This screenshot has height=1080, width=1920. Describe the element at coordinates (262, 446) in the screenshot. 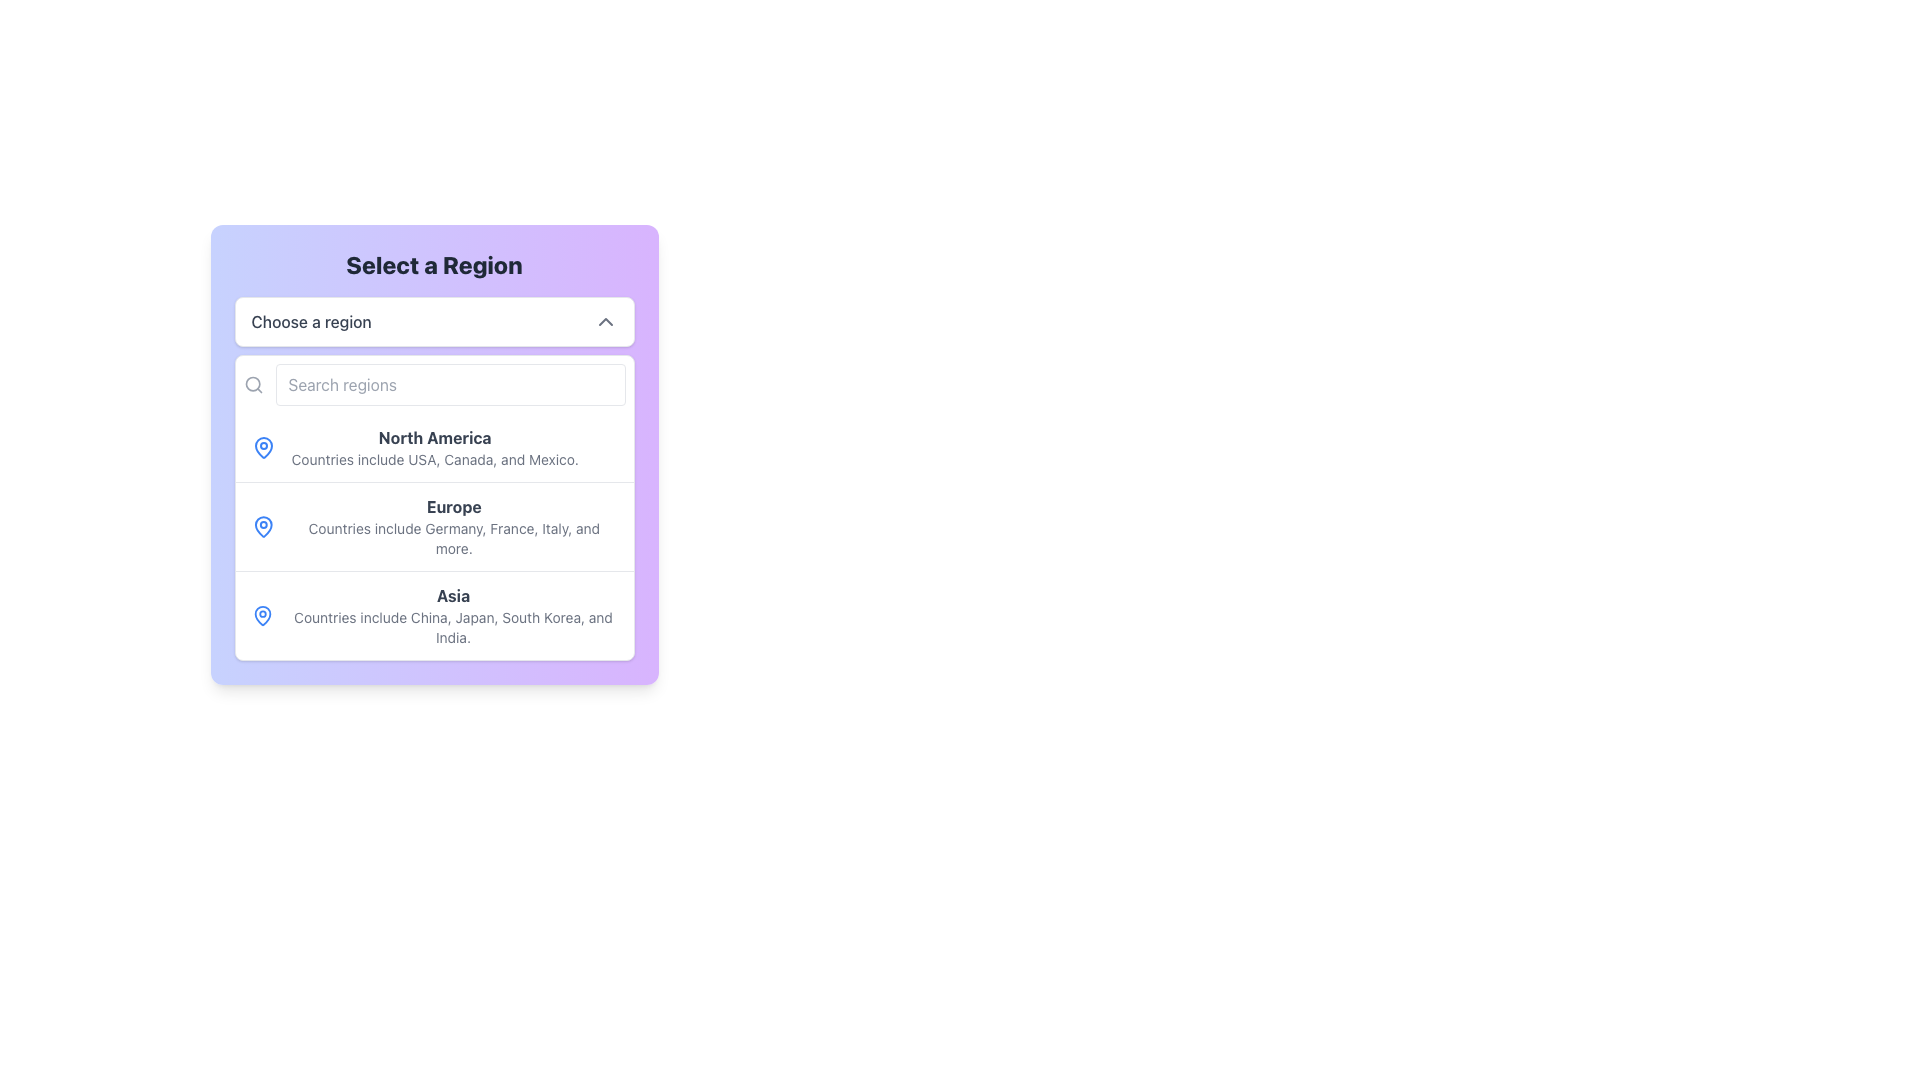

I see `the blue map pin icon located to the left of the 'North America' list item in the regions list under 'Select a Region'` at that location.